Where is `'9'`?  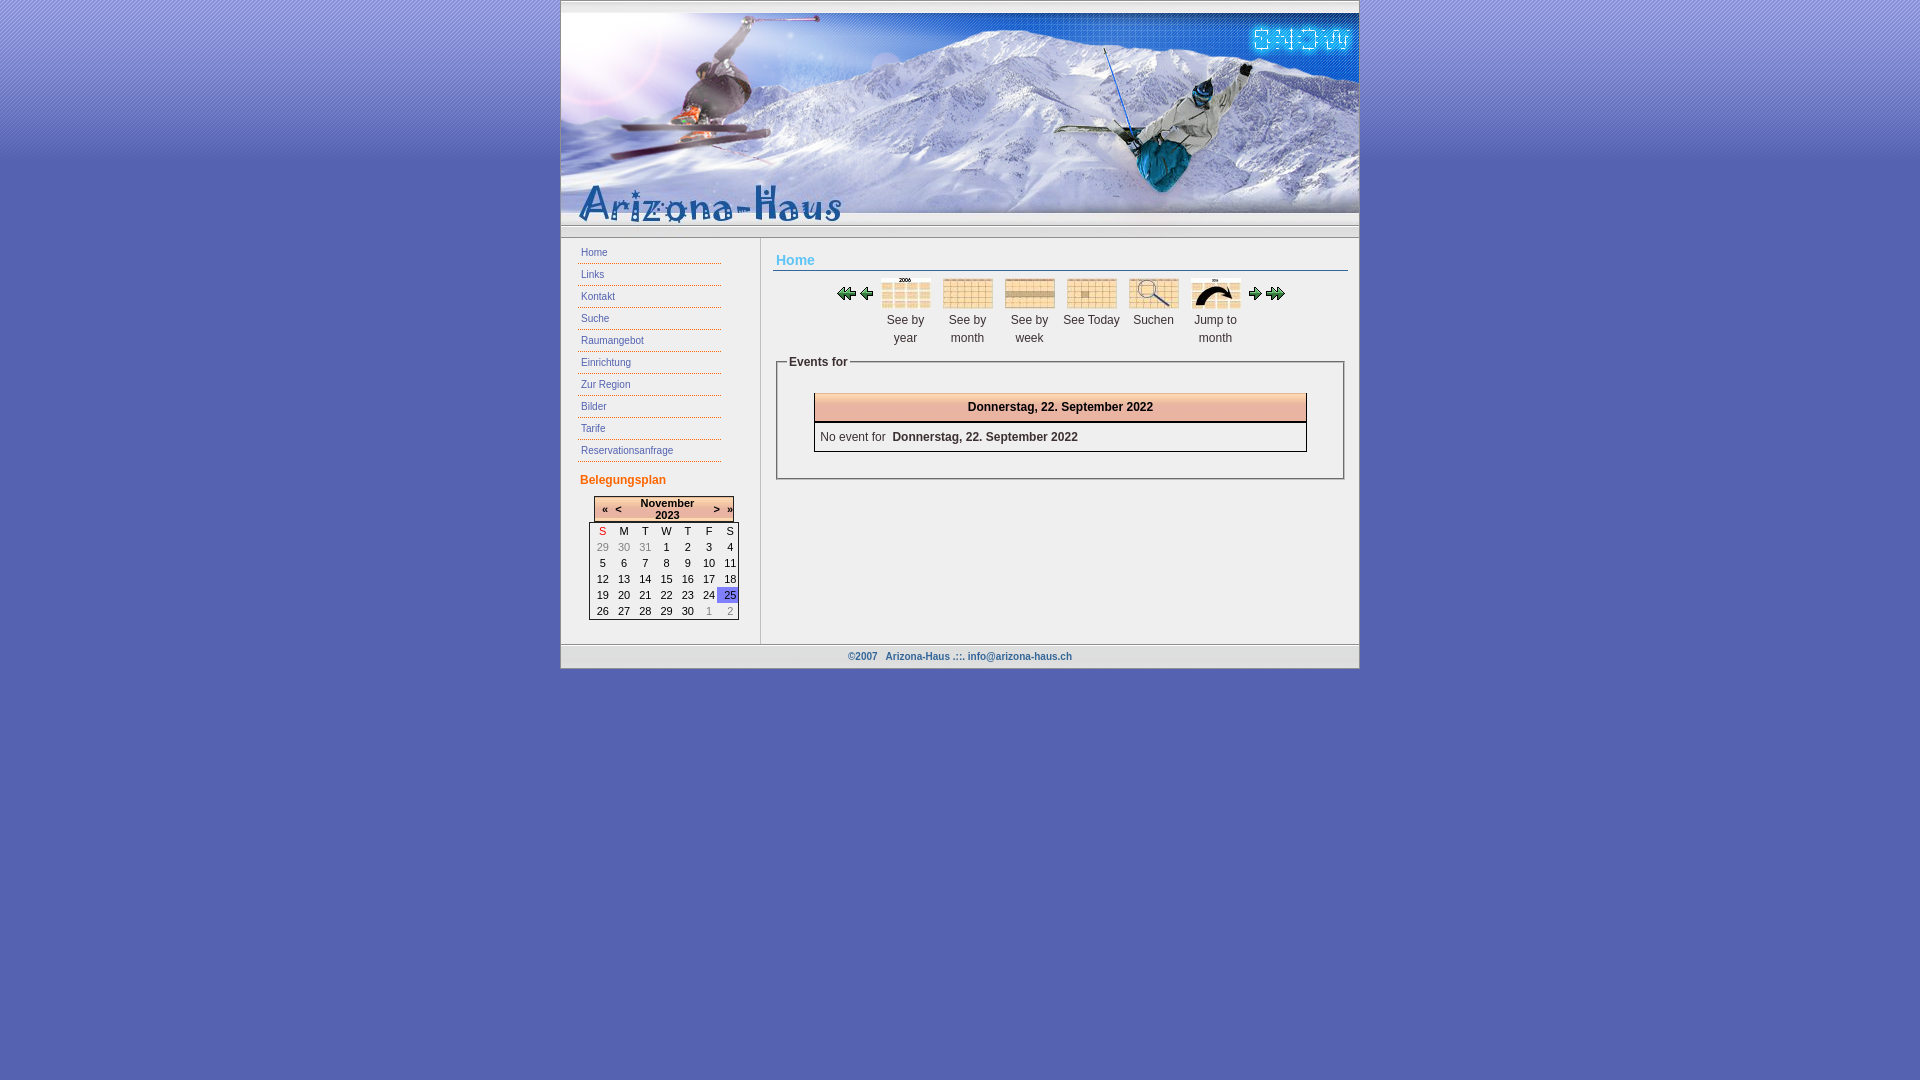
'9' is located at coordinates (687, 563).